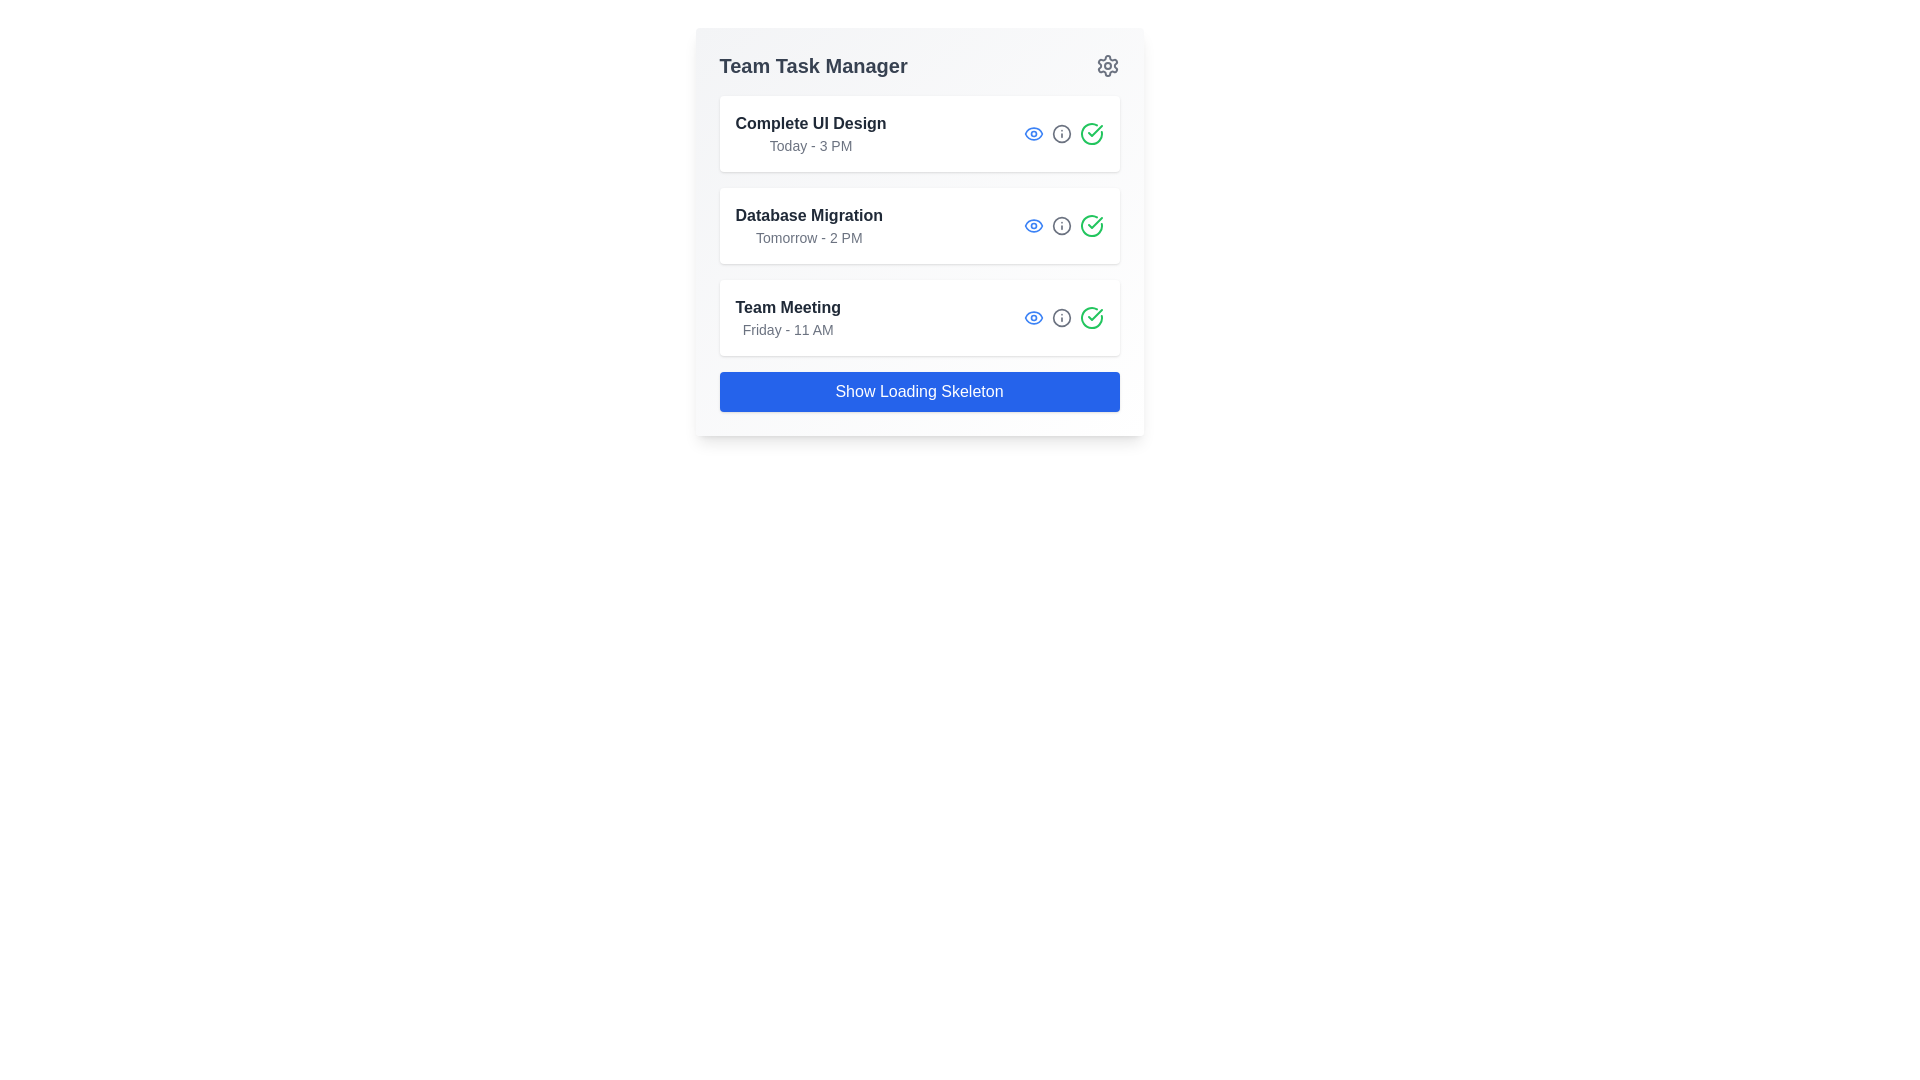 Image resolution: width=1920 pixels, height=1080 pixels. What do you see at coordinates (1090, 225) in the screenshot?
I see `the circular graphic icon depicting a checkmark, styled with a green line, located on the far right of the second task row labeled 'Database Migration'` at bounding box center [1090, 225].